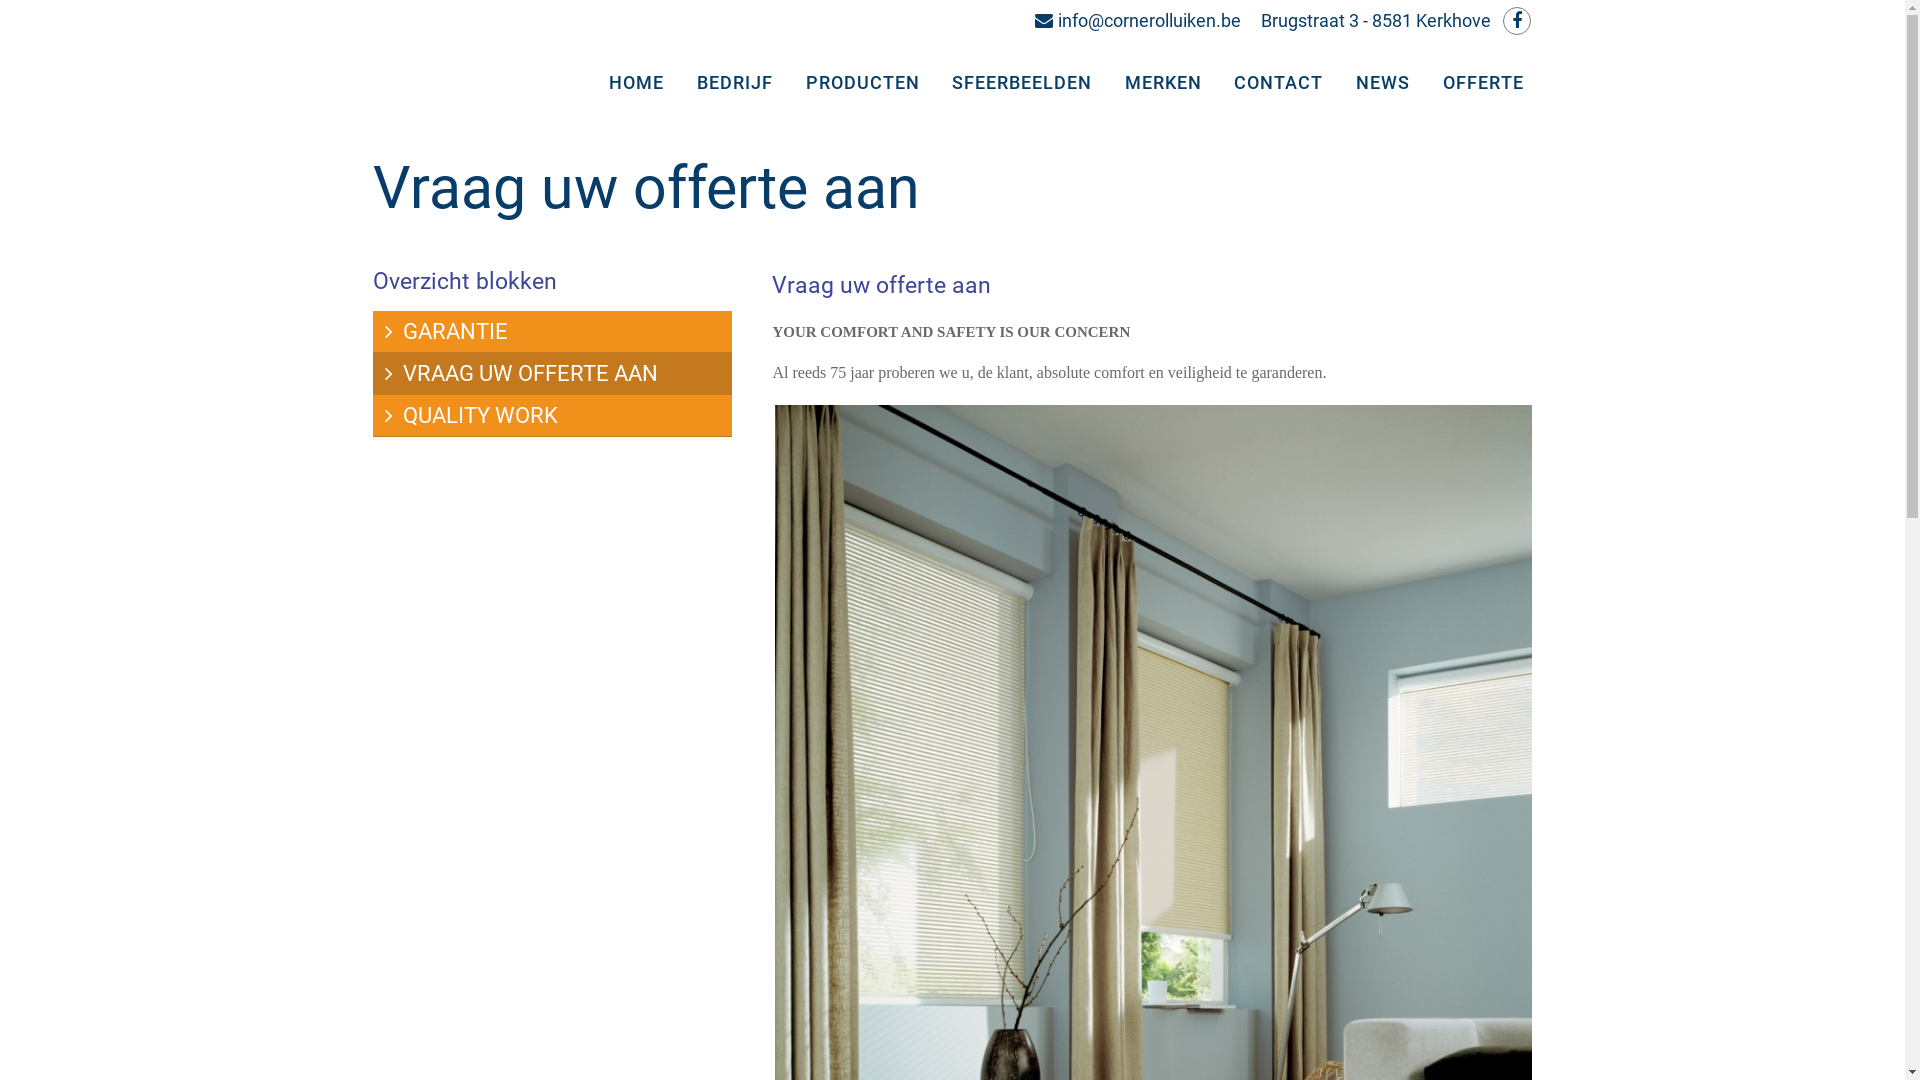 The image size is (1920, 1080). What do you see at coordinates (1281, 82) in the screenshot?
I see `'CONTACT'` at bounding box center [1281, 82].